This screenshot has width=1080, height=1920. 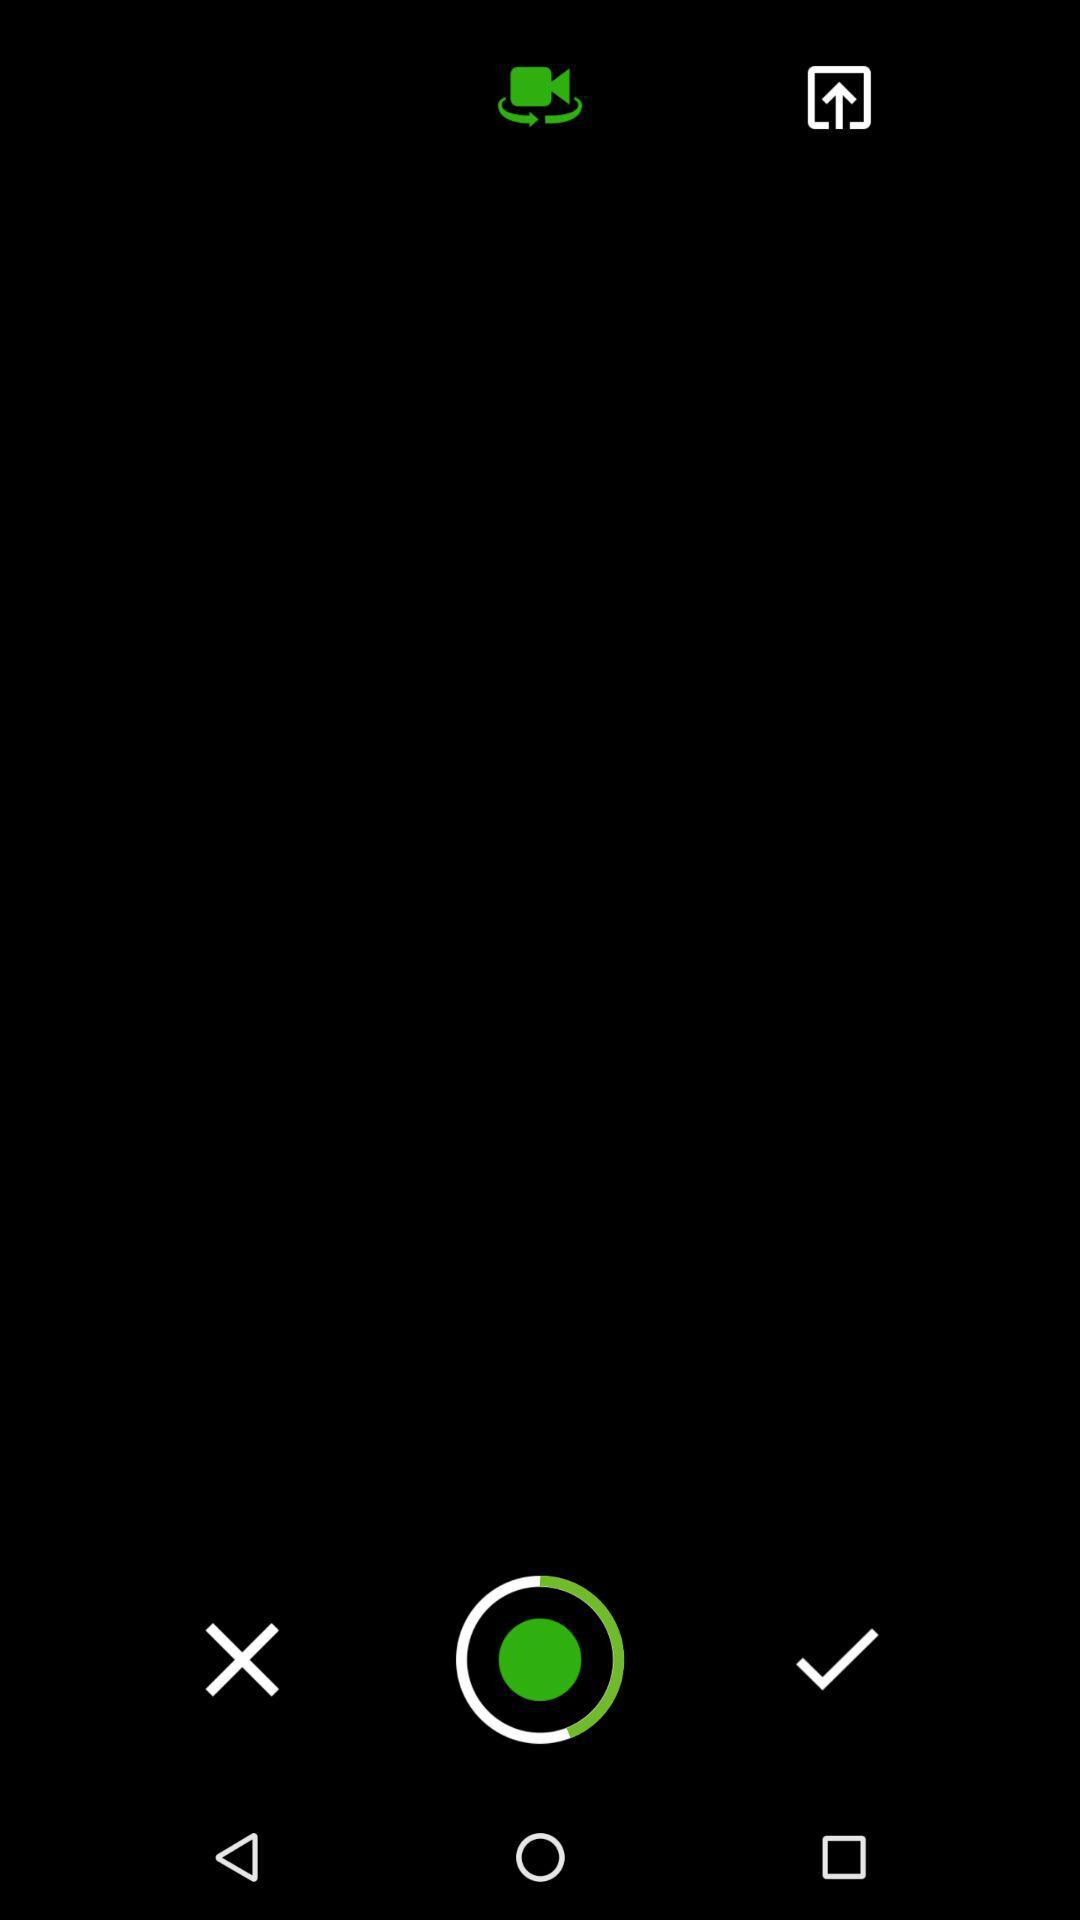 What do you see at coordinates (838, 96) in the screenshot?
I see `or share video` at bounding box center [838, 96].